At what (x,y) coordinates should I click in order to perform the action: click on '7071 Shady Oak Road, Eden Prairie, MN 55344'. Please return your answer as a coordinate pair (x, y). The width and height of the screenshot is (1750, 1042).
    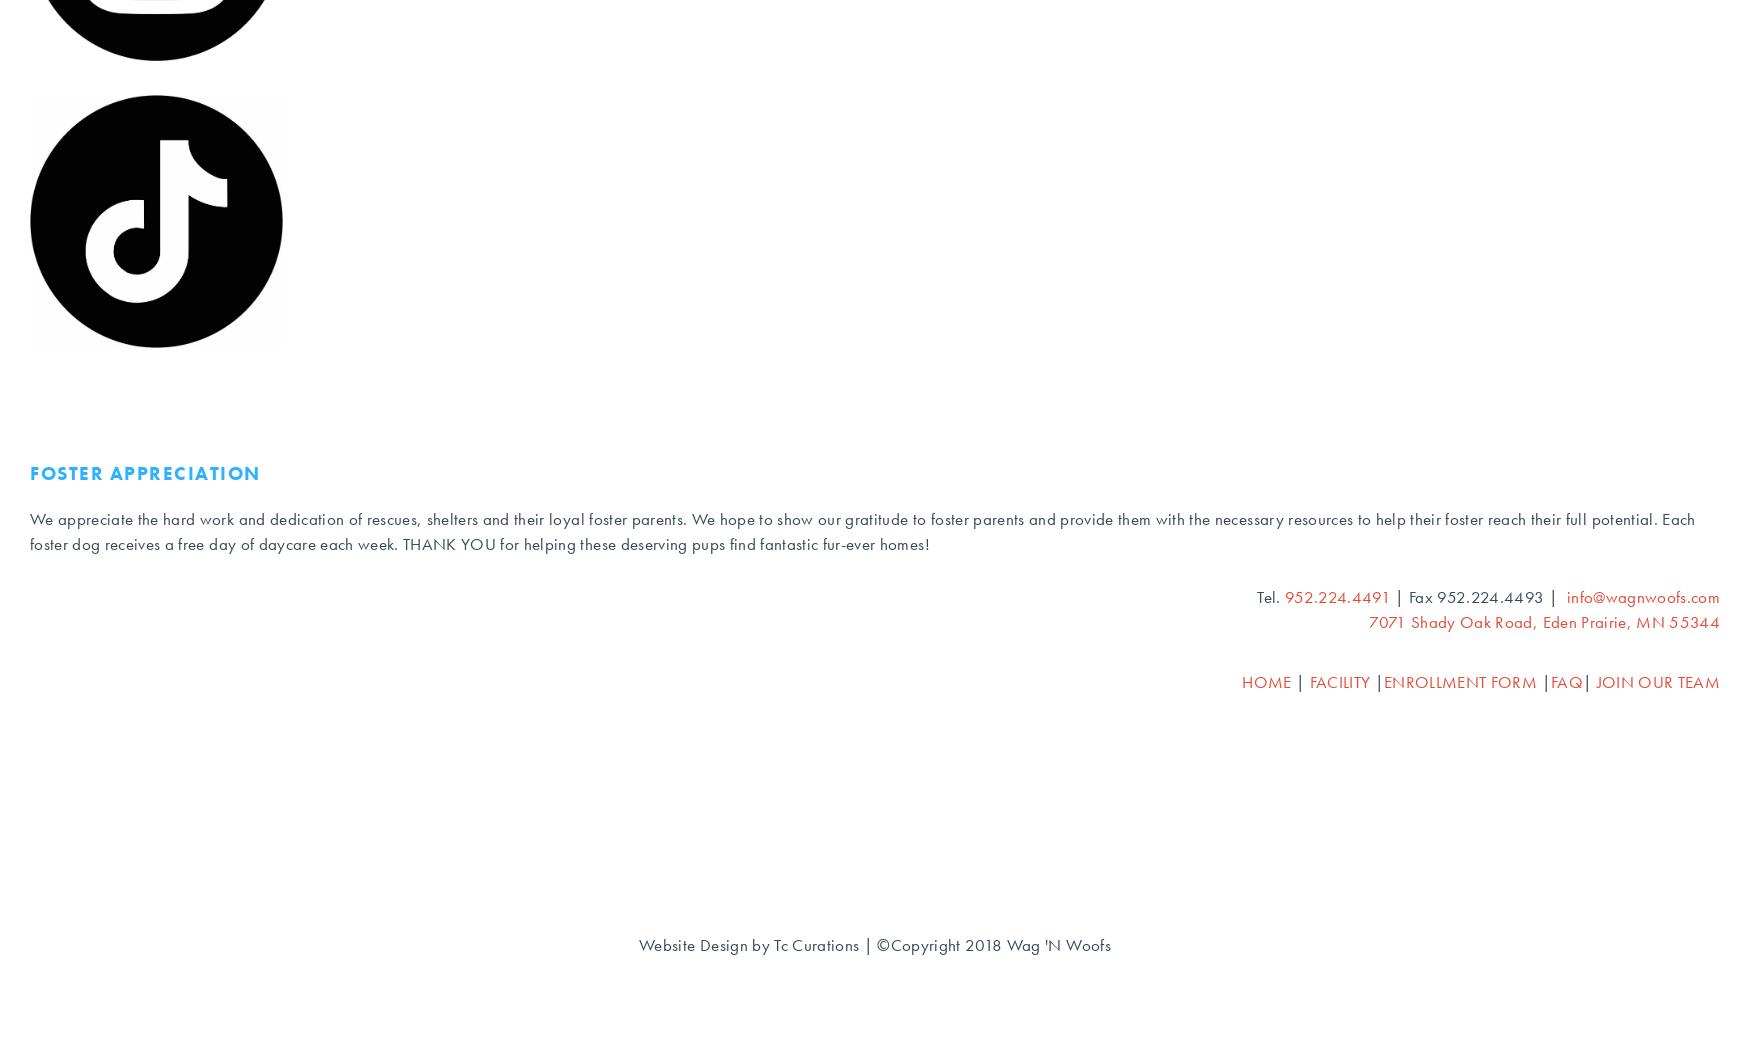
    Looking at the image, I should click on (1543, 621).